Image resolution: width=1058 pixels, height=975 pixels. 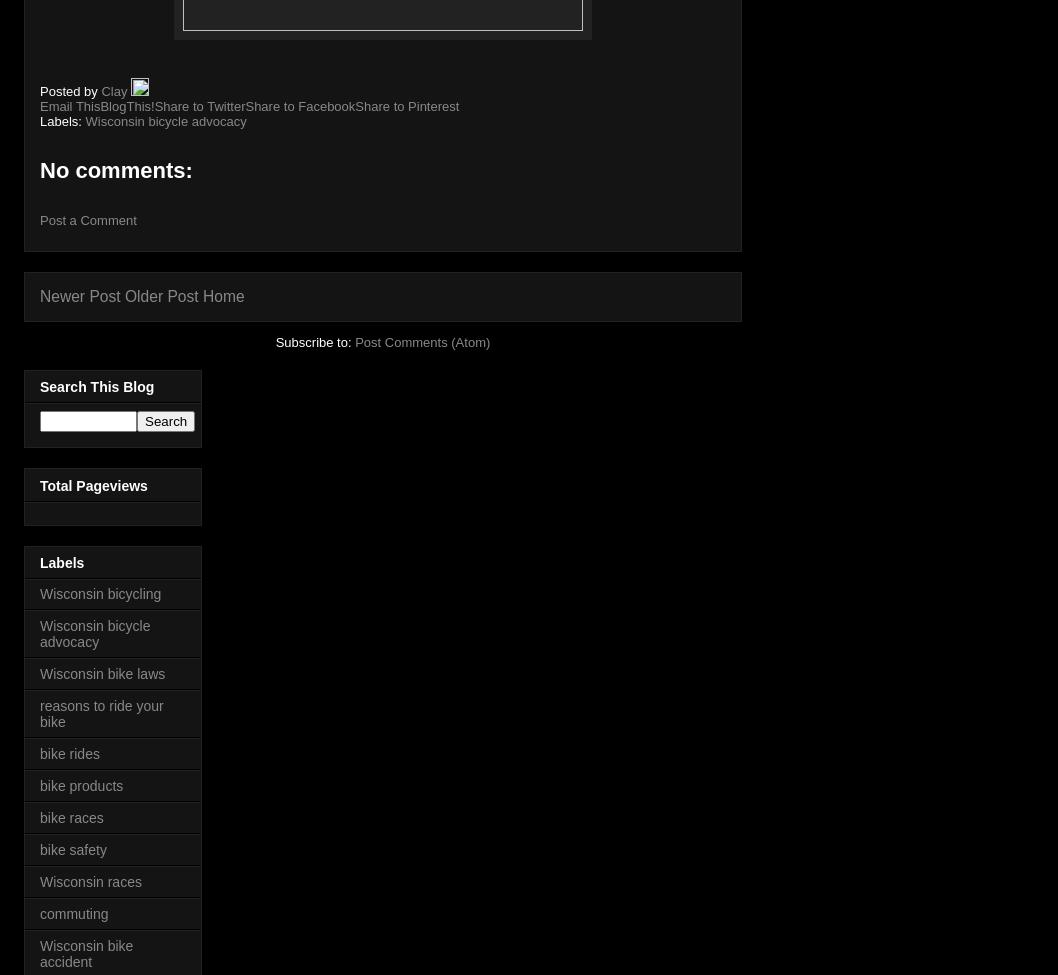 I want to click on 'Older Post', so click(x=122, y=295).